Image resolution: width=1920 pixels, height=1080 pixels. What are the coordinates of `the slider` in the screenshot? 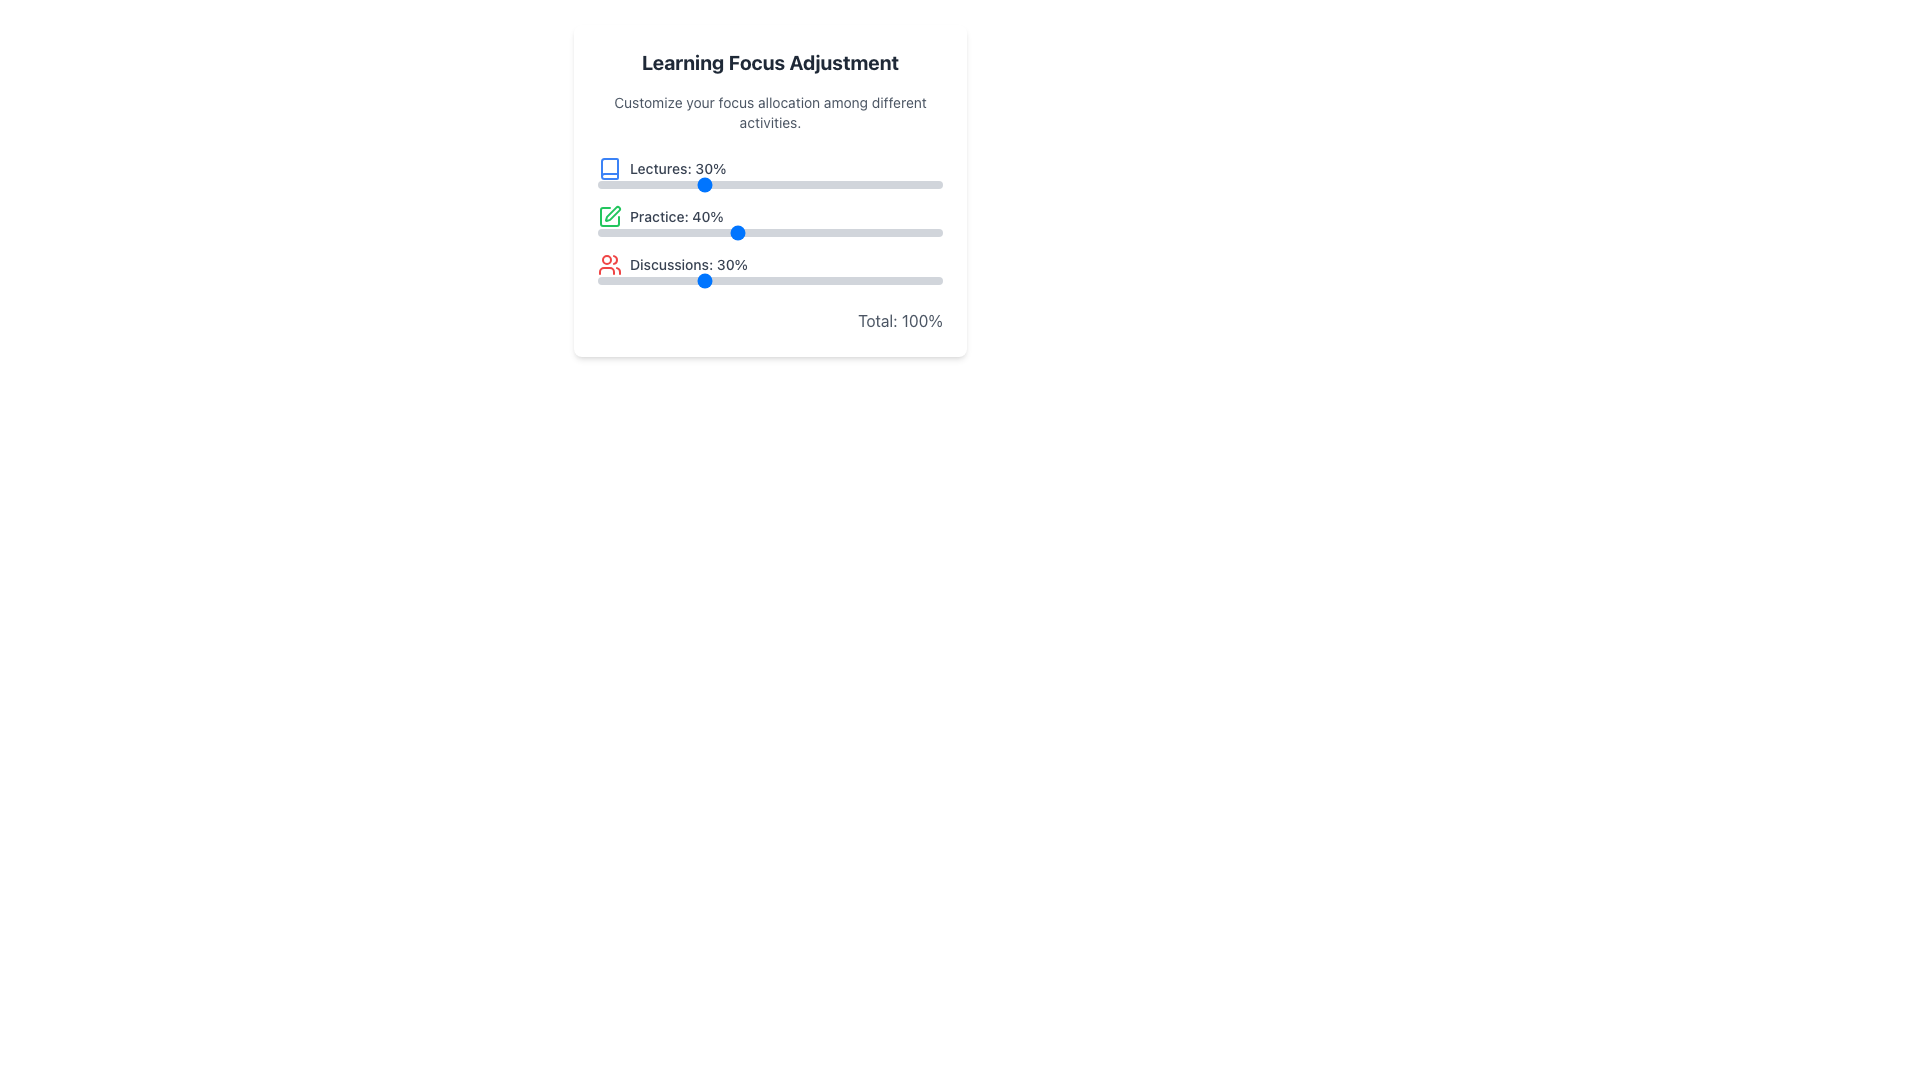 It's located at (624, 281).